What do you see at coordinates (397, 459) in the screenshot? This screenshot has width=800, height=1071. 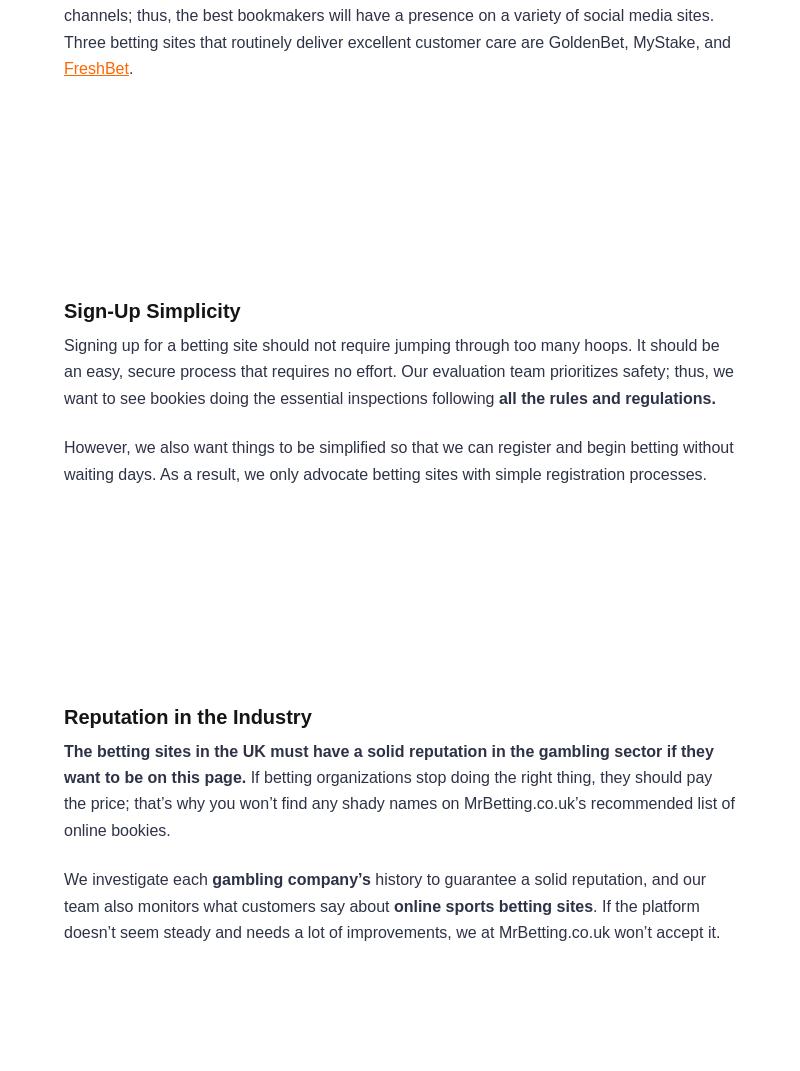 I see `'However, we also want things to be simplified so that we can register and begin betting without waiting days. As a result, we only advocate betting sites with simple registration processes.'` at bounding box center [397, 459].